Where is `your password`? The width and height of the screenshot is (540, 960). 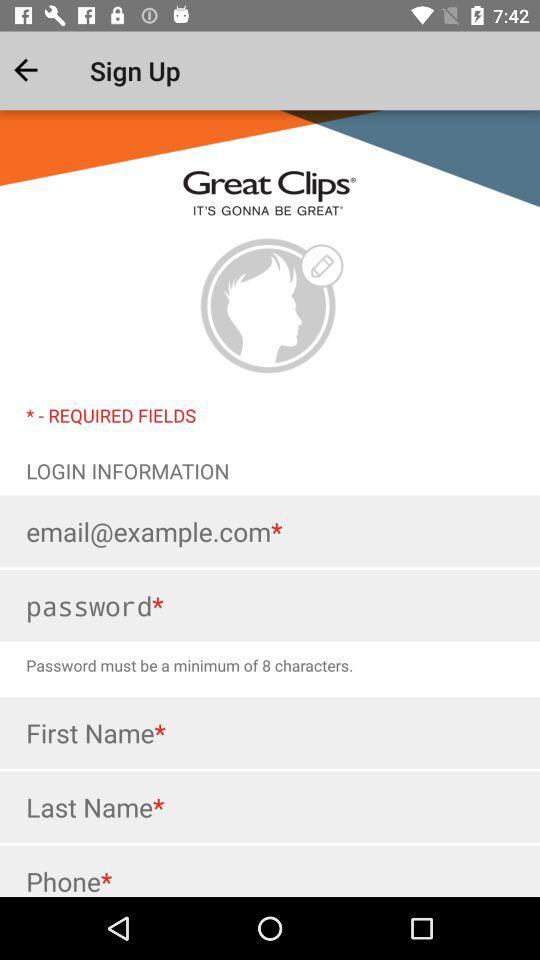 your password is located at coordinates (270, 604).